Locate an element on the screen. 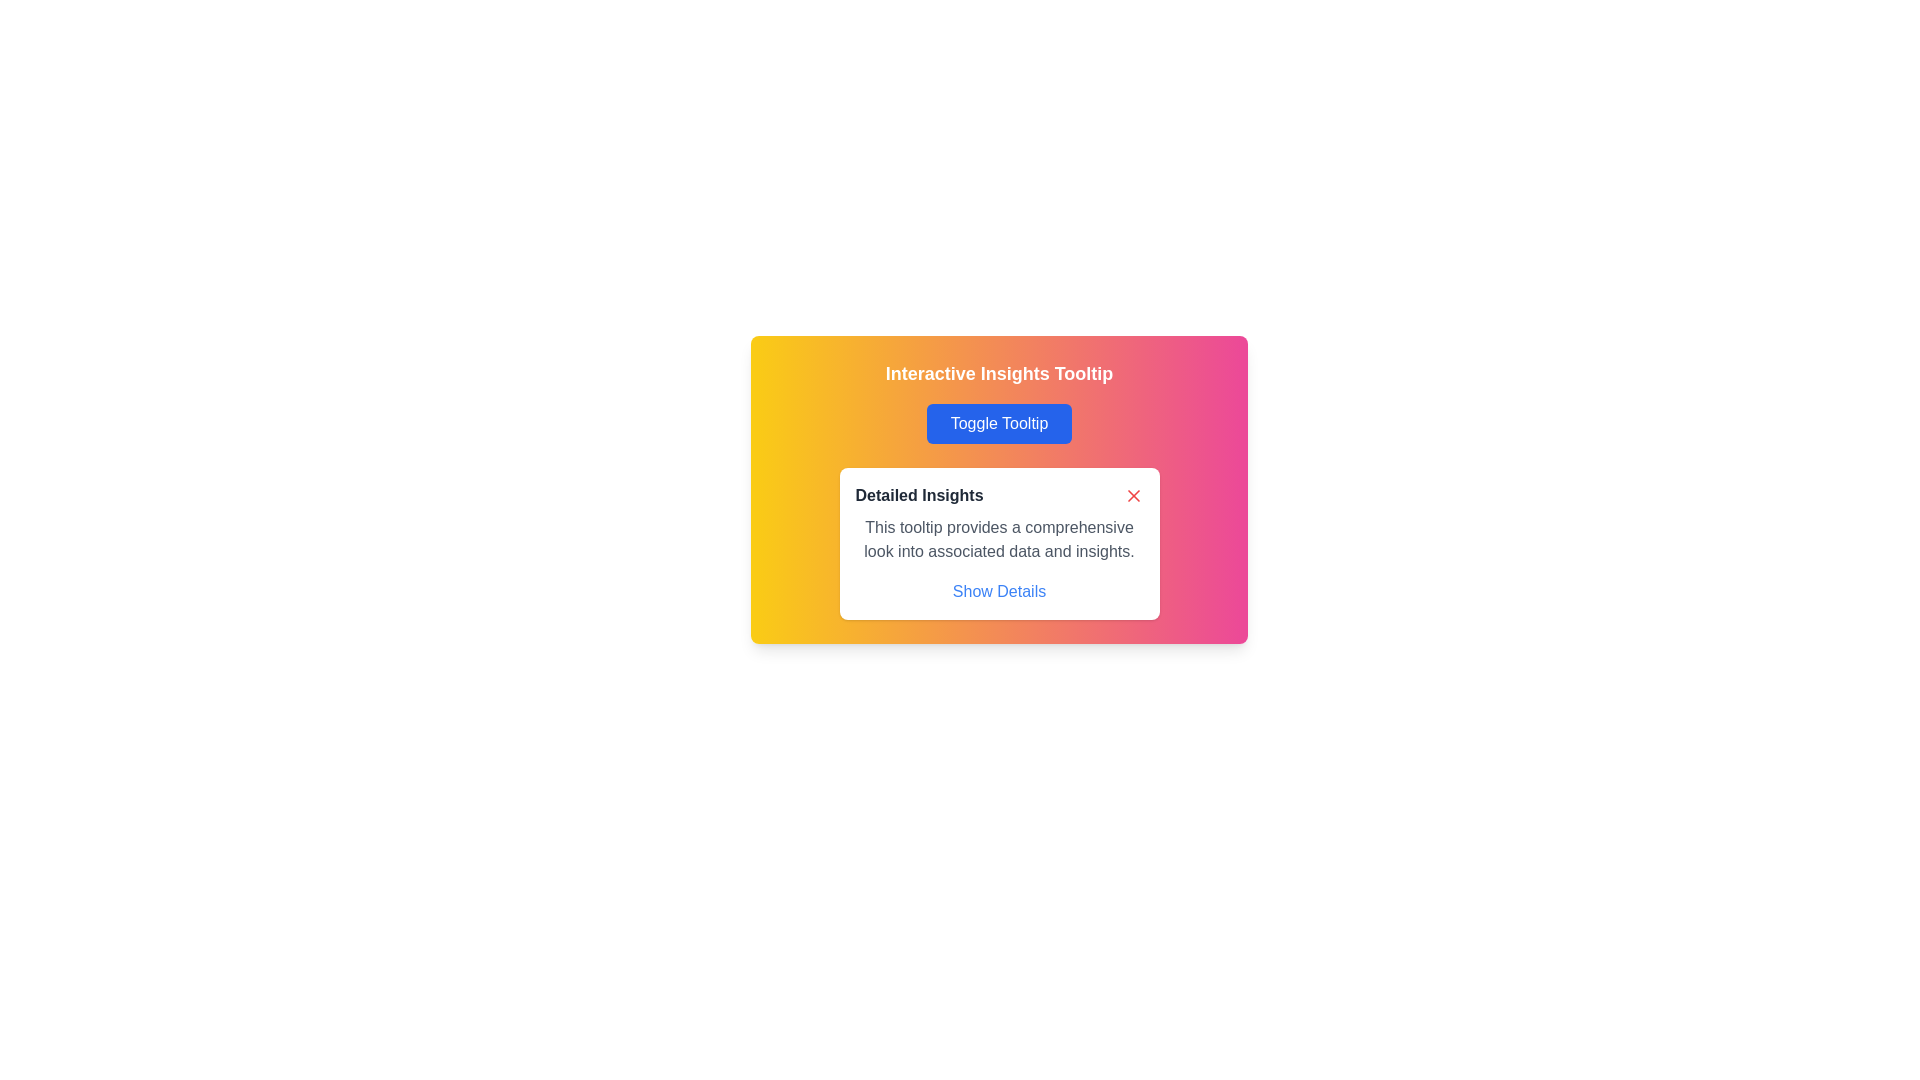  the Text Label that serves as a title or heading within the tooltip-like card, positioned to the left of the red close button is located at coordinates (917, 495).